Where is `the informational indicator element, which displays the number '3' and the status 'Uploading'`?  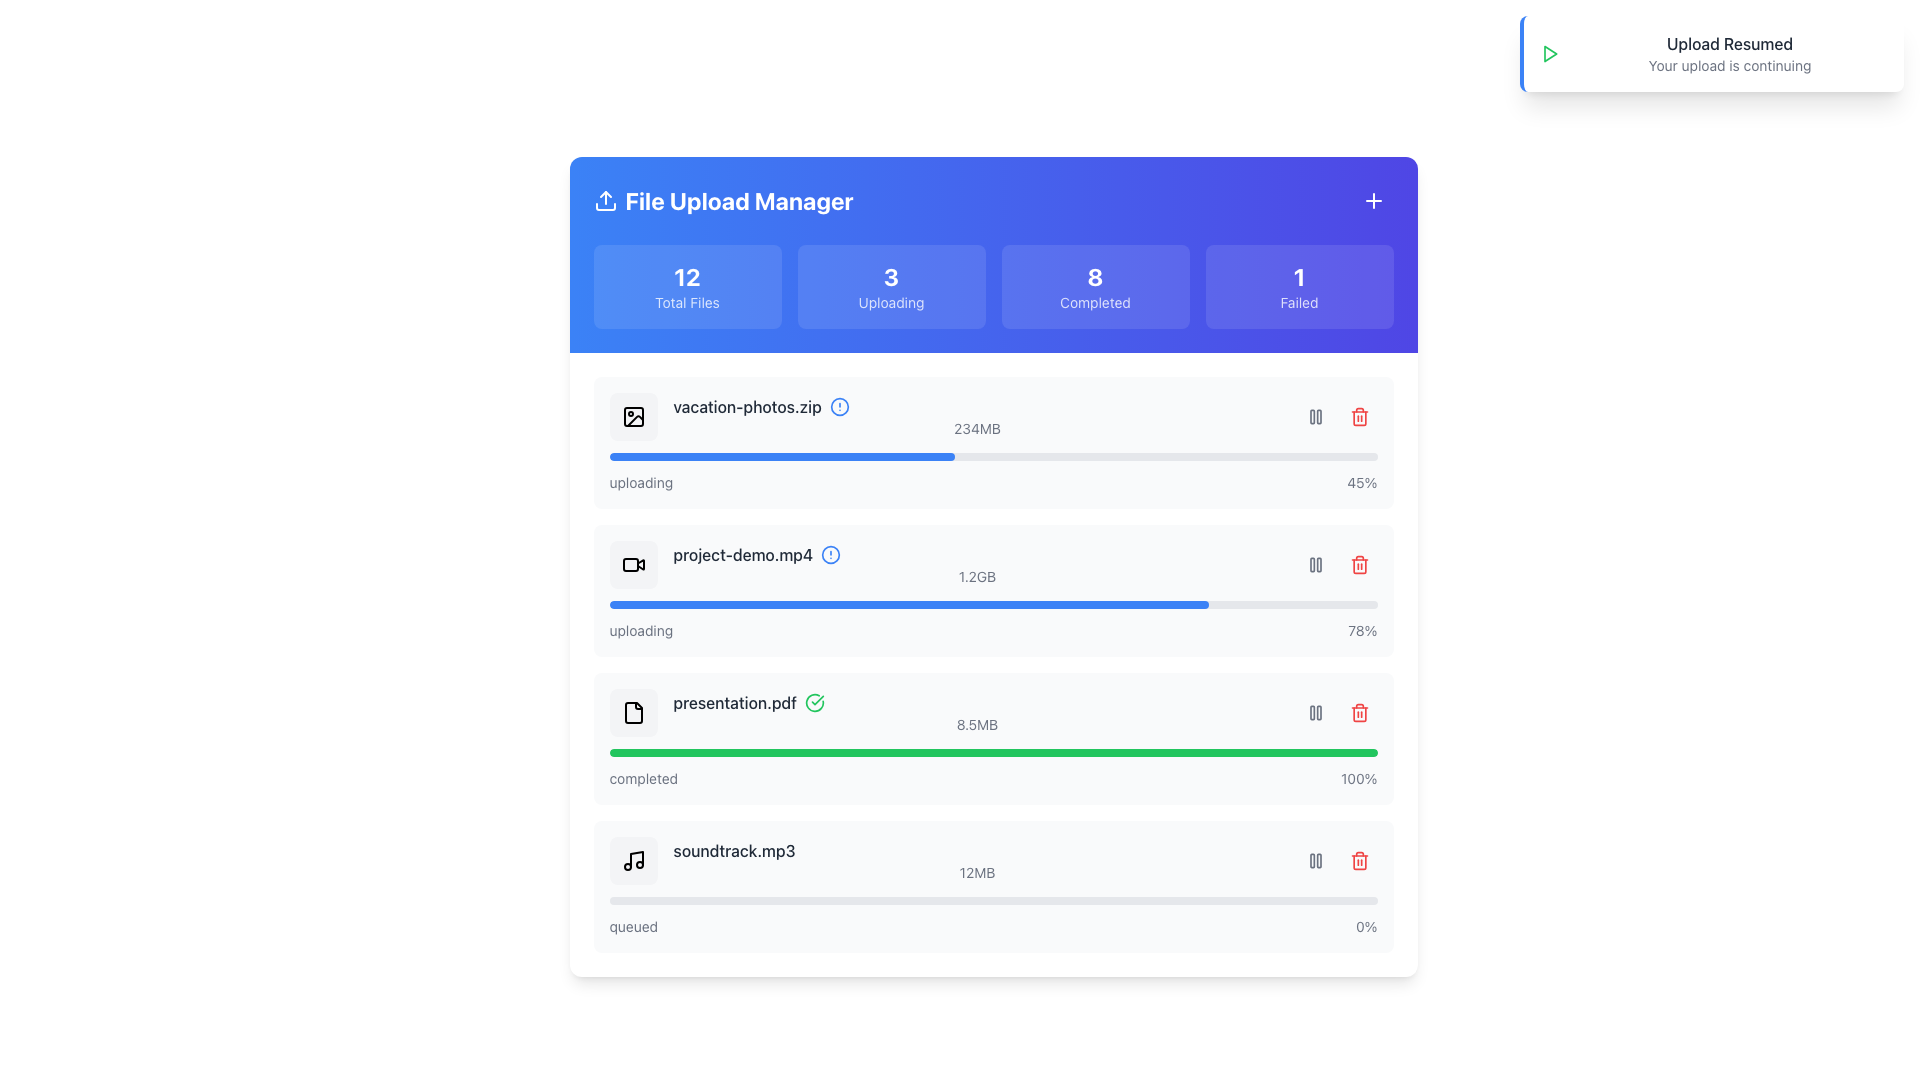
the informational indicator element, which displays the number '3' and the status 'Uploading' is located at coordinates (890, 286).